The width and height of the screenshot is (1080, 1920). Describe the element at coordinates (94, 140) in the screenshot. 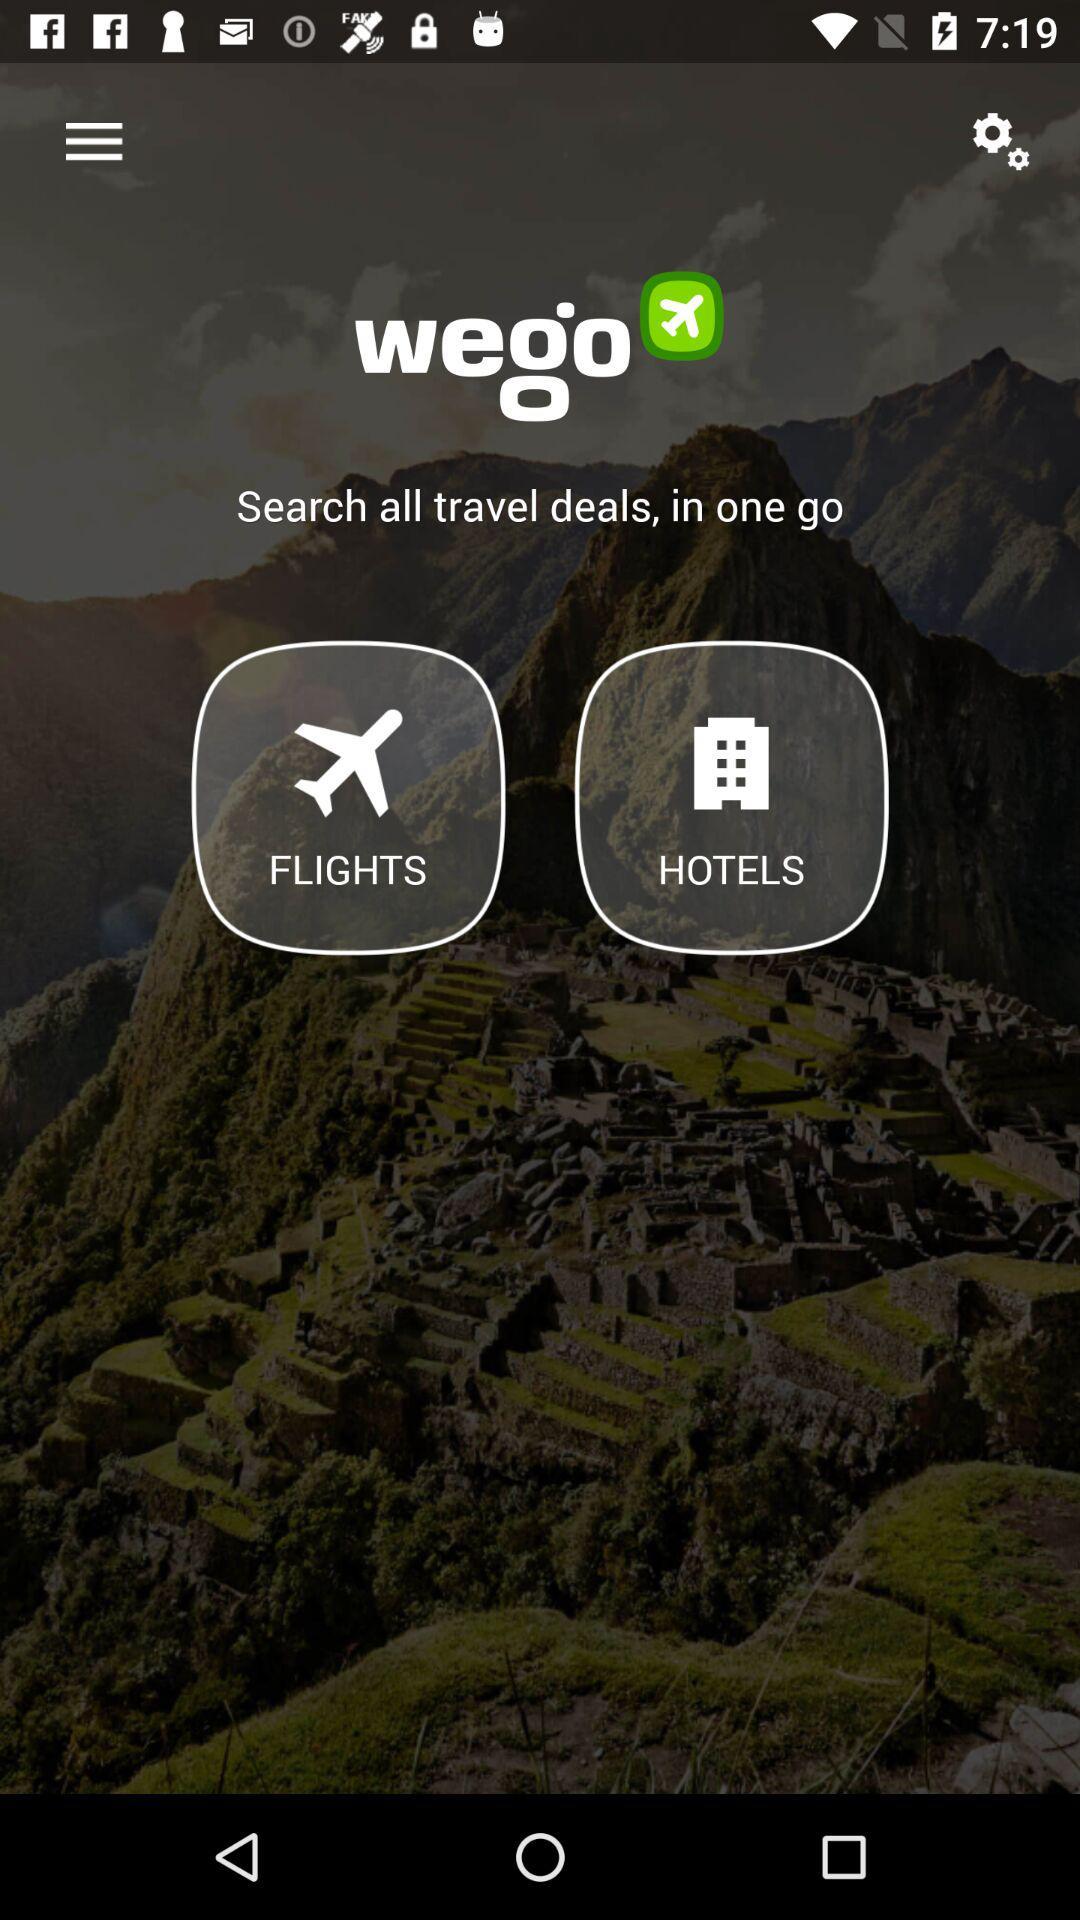

I see `the menu icon` at that location.